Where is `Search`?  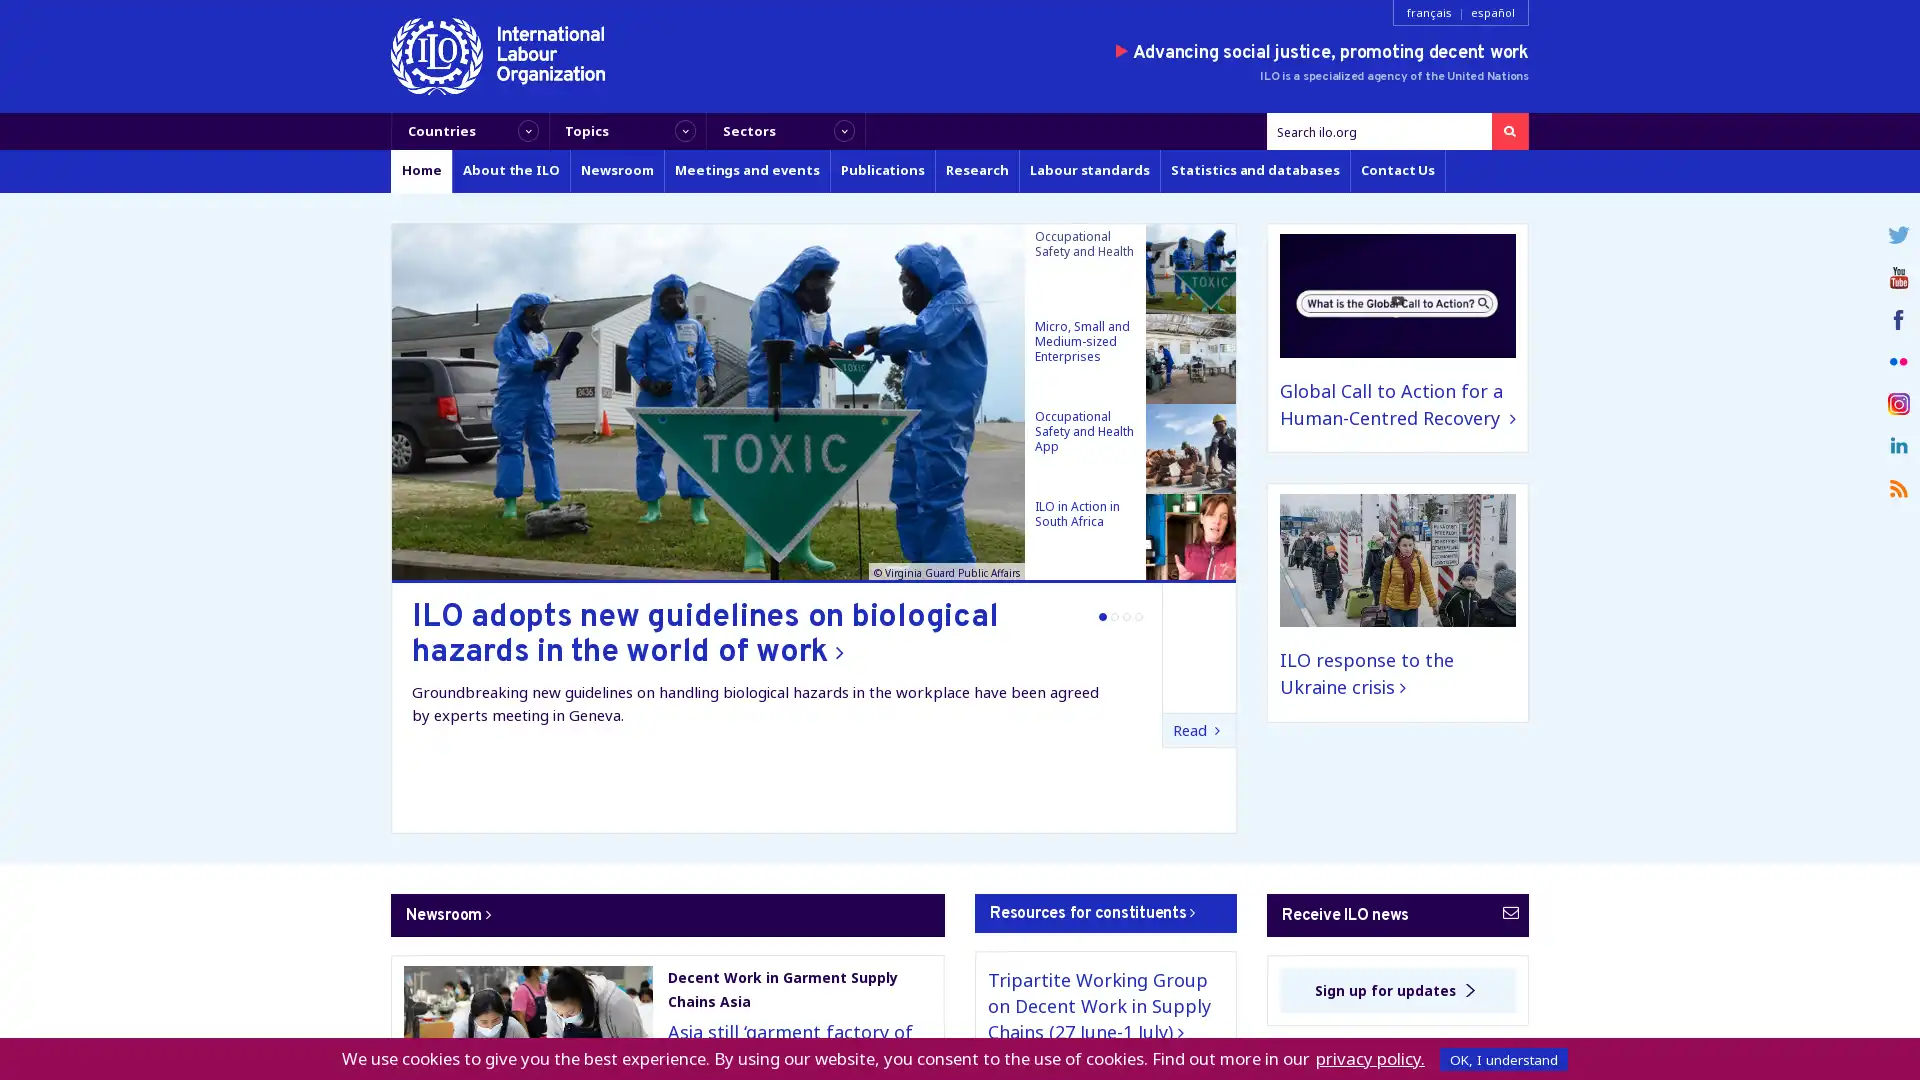 Search is located at coordinates (1509, 131).